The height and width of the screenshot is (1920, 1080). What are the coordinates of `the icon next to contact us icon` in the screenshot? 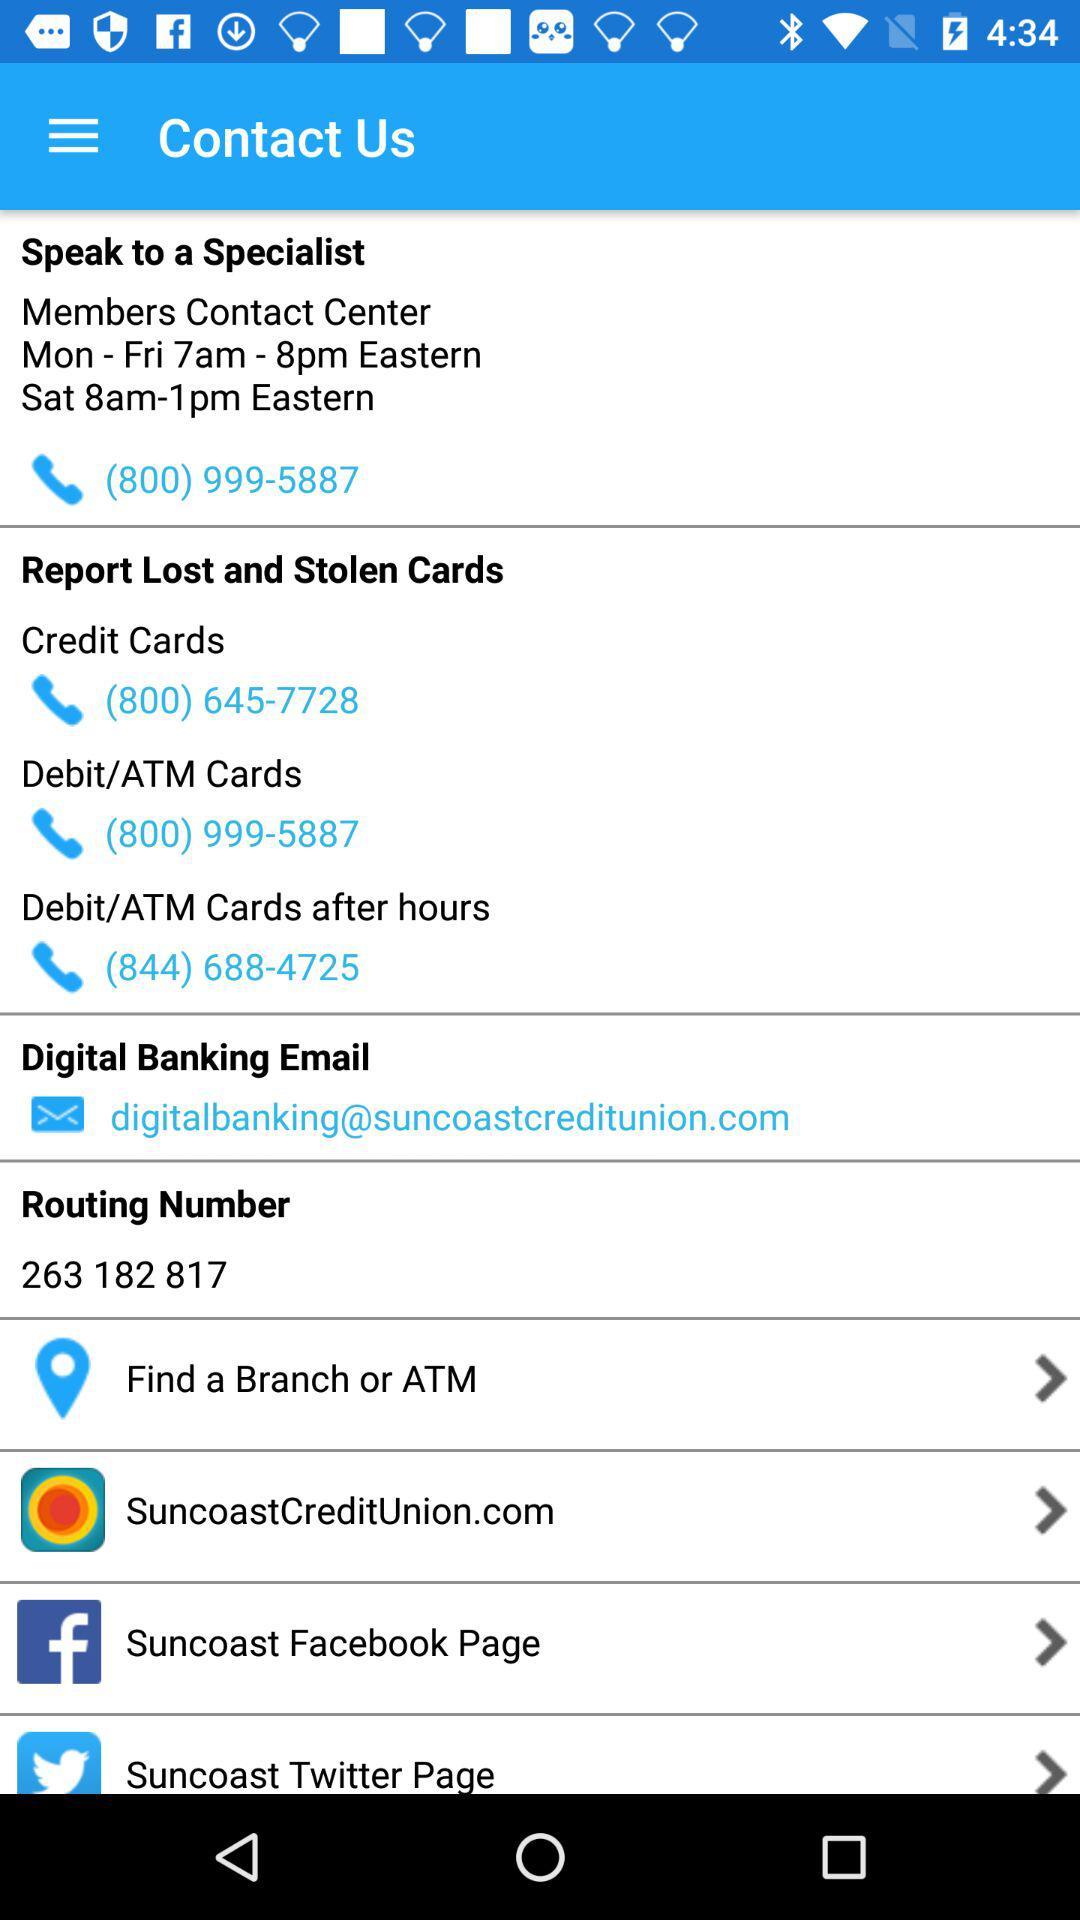 It's located at (72, 135).